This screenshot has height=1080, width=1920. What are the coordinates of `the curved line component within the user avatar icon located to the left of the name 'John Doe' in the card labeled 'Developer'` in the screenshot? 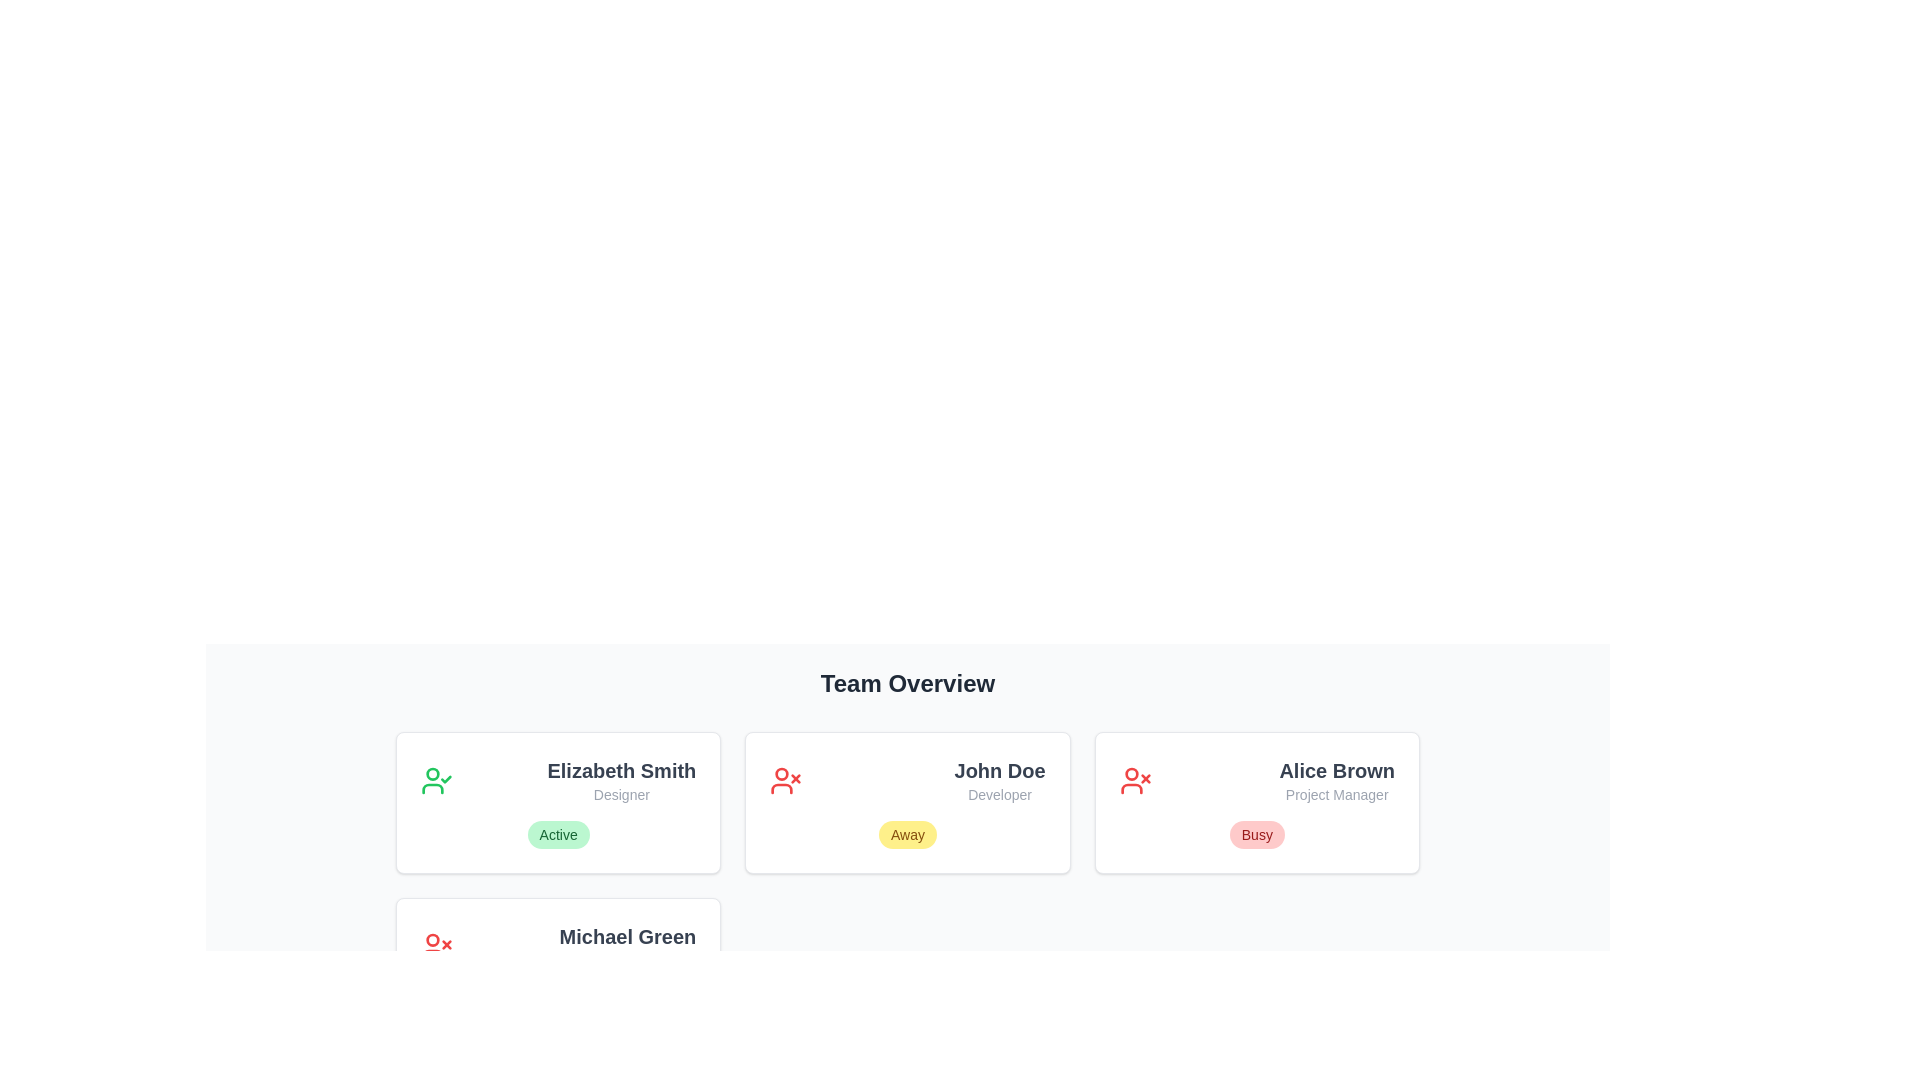 It's located at (1131, 788).